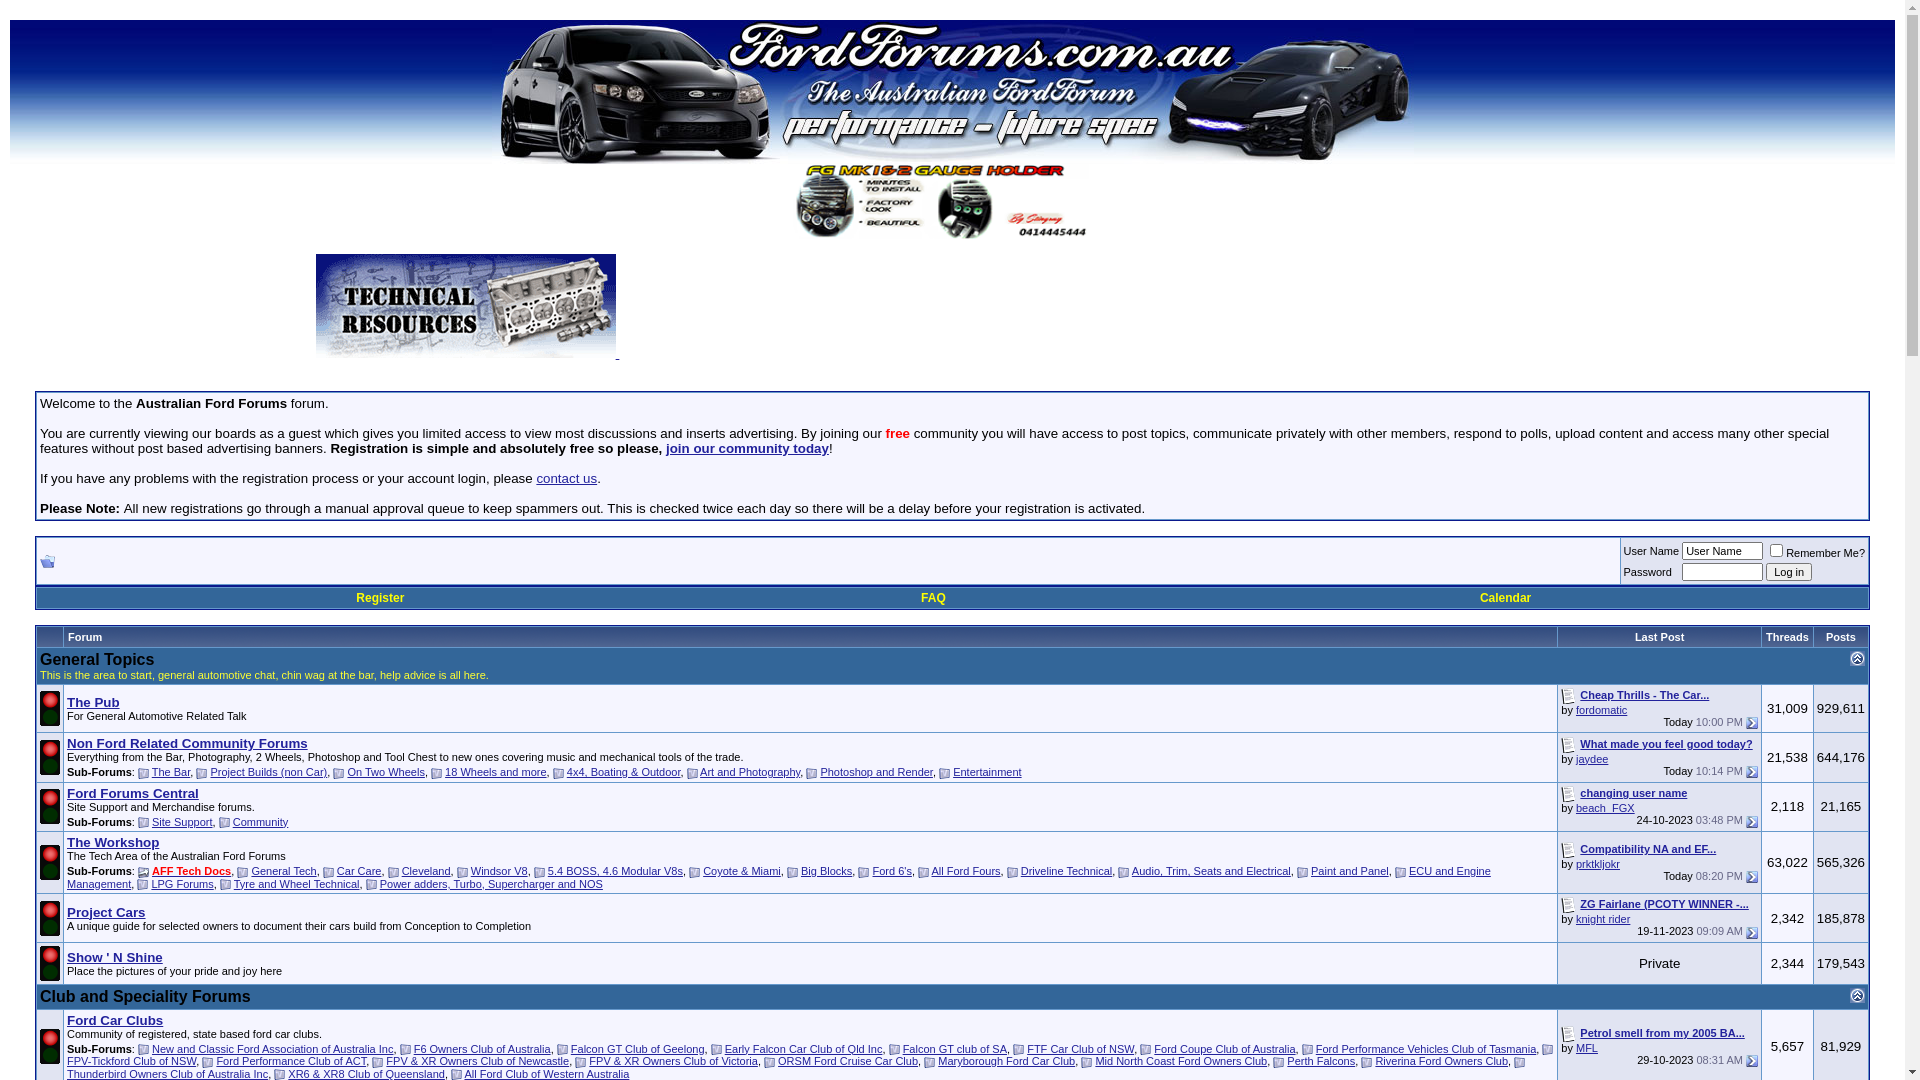 The width and height of the screenshot is (1920, 1080). I want to click on 'FAQ', so click(932, 596).